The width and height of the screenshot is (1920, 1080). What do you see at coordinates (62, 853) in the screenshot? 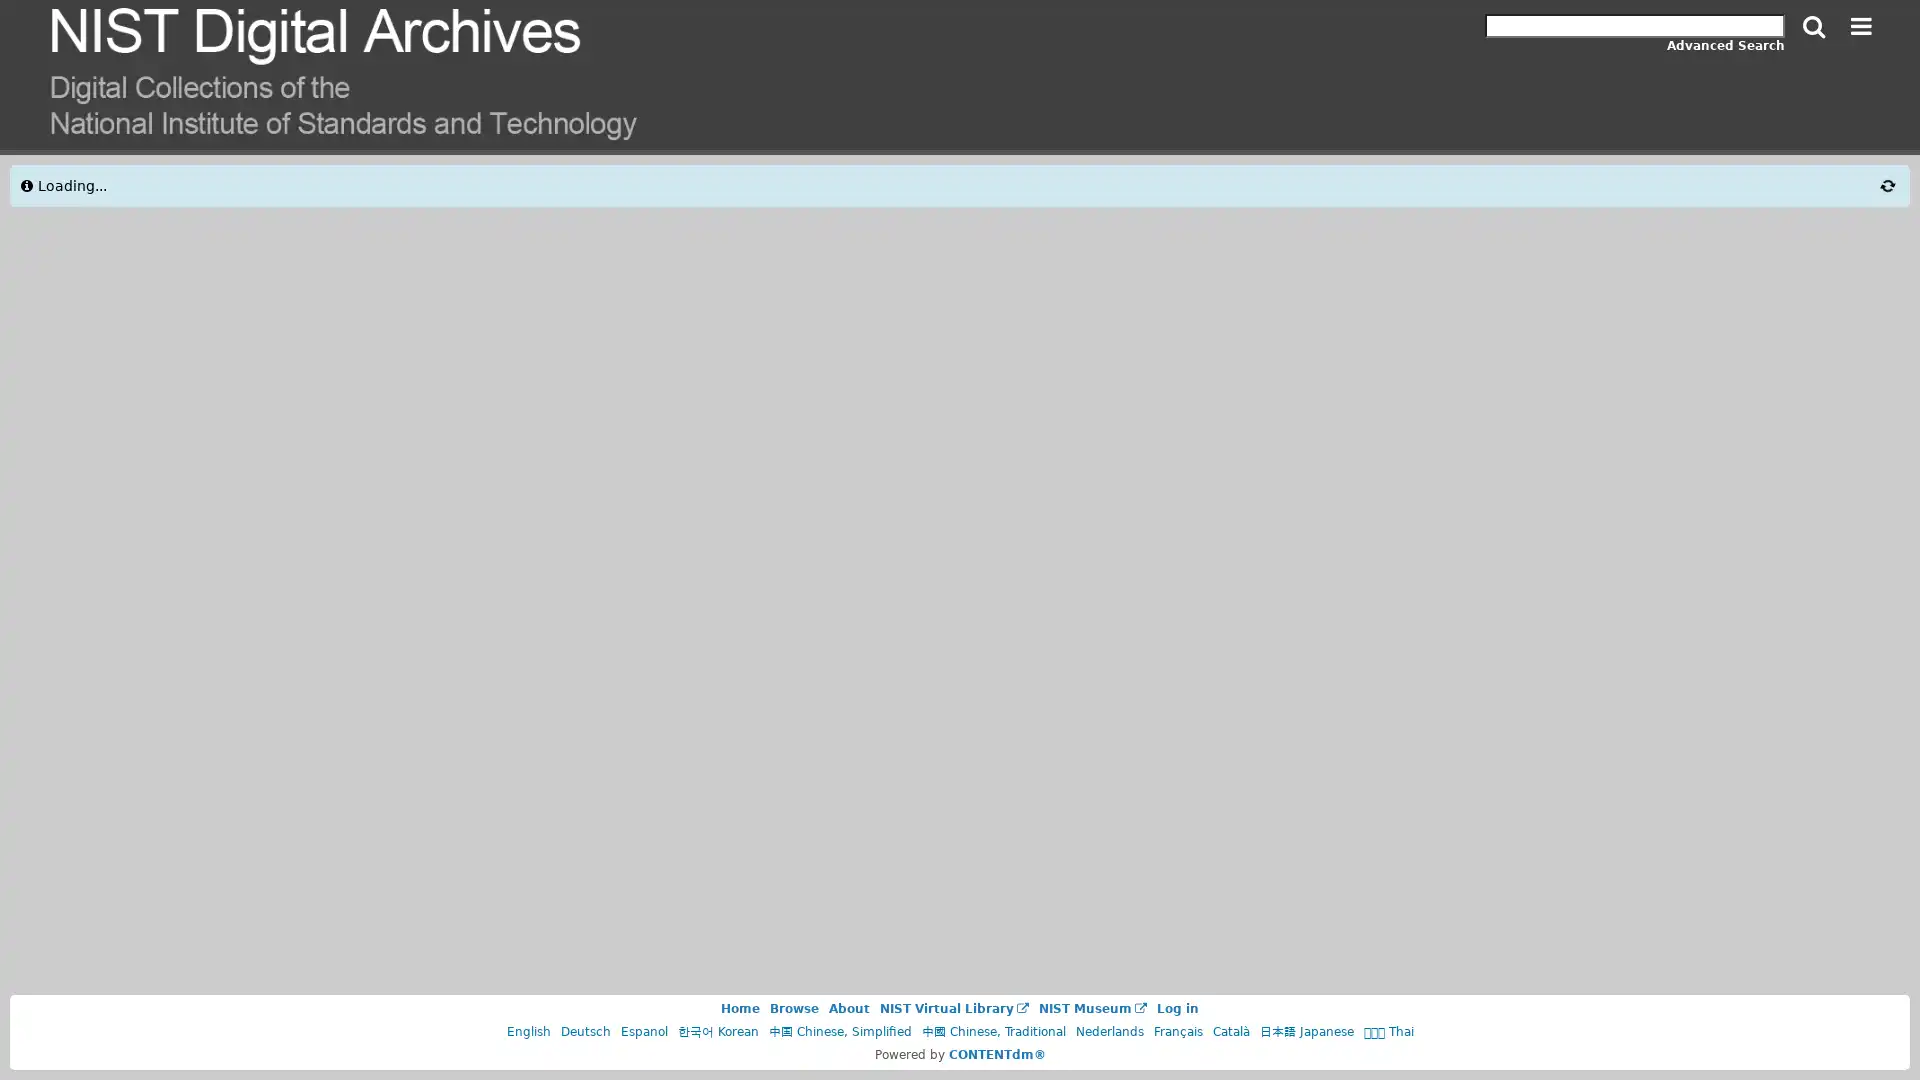
I see `close Subject Facet details` at bounding box center [62, 853].